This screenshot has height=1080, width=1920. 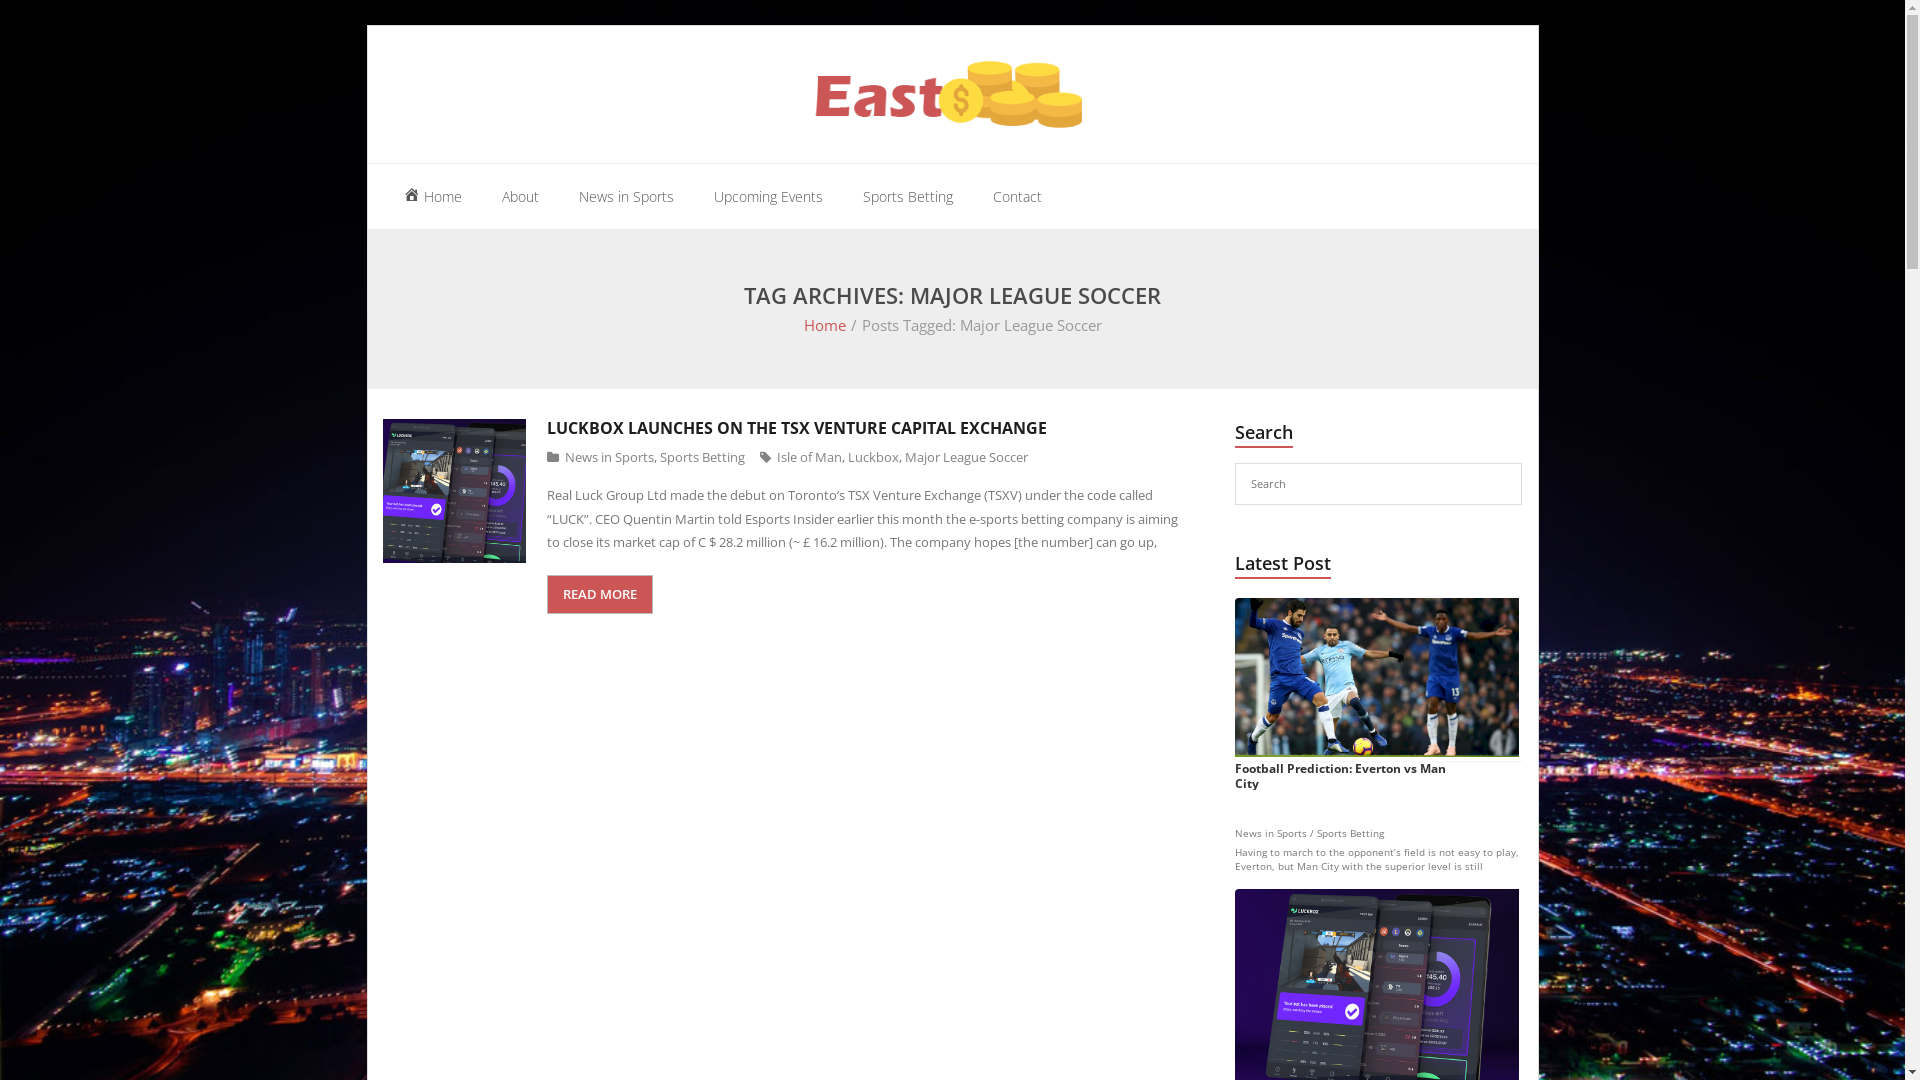 What do you see at coordinates (608, 456) in the screenshot?
I see `'News in Sports'` at bounding box center [608, 456].